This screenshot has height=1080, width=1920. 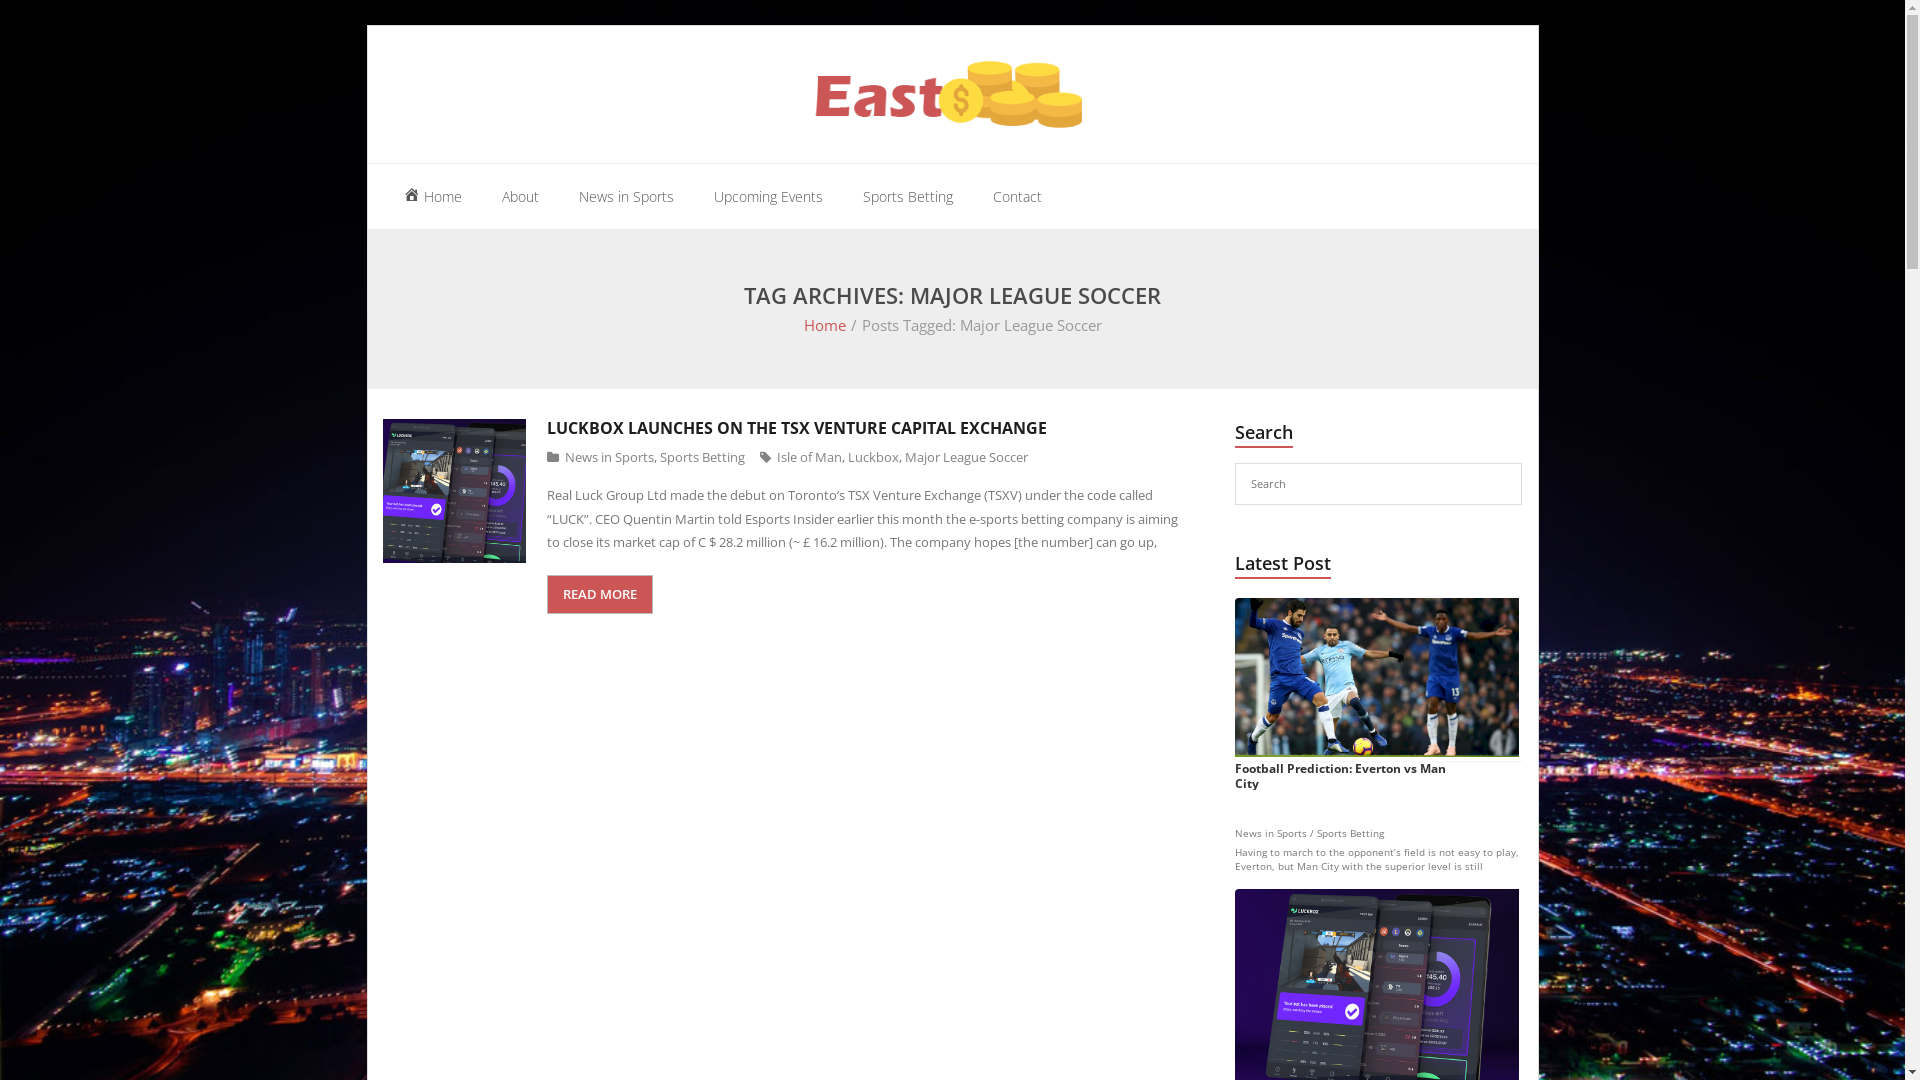 What do you see at coordinates (608, 456) in the screenshot?
I see `'News in Sports'` at bounding box center [608, 456].